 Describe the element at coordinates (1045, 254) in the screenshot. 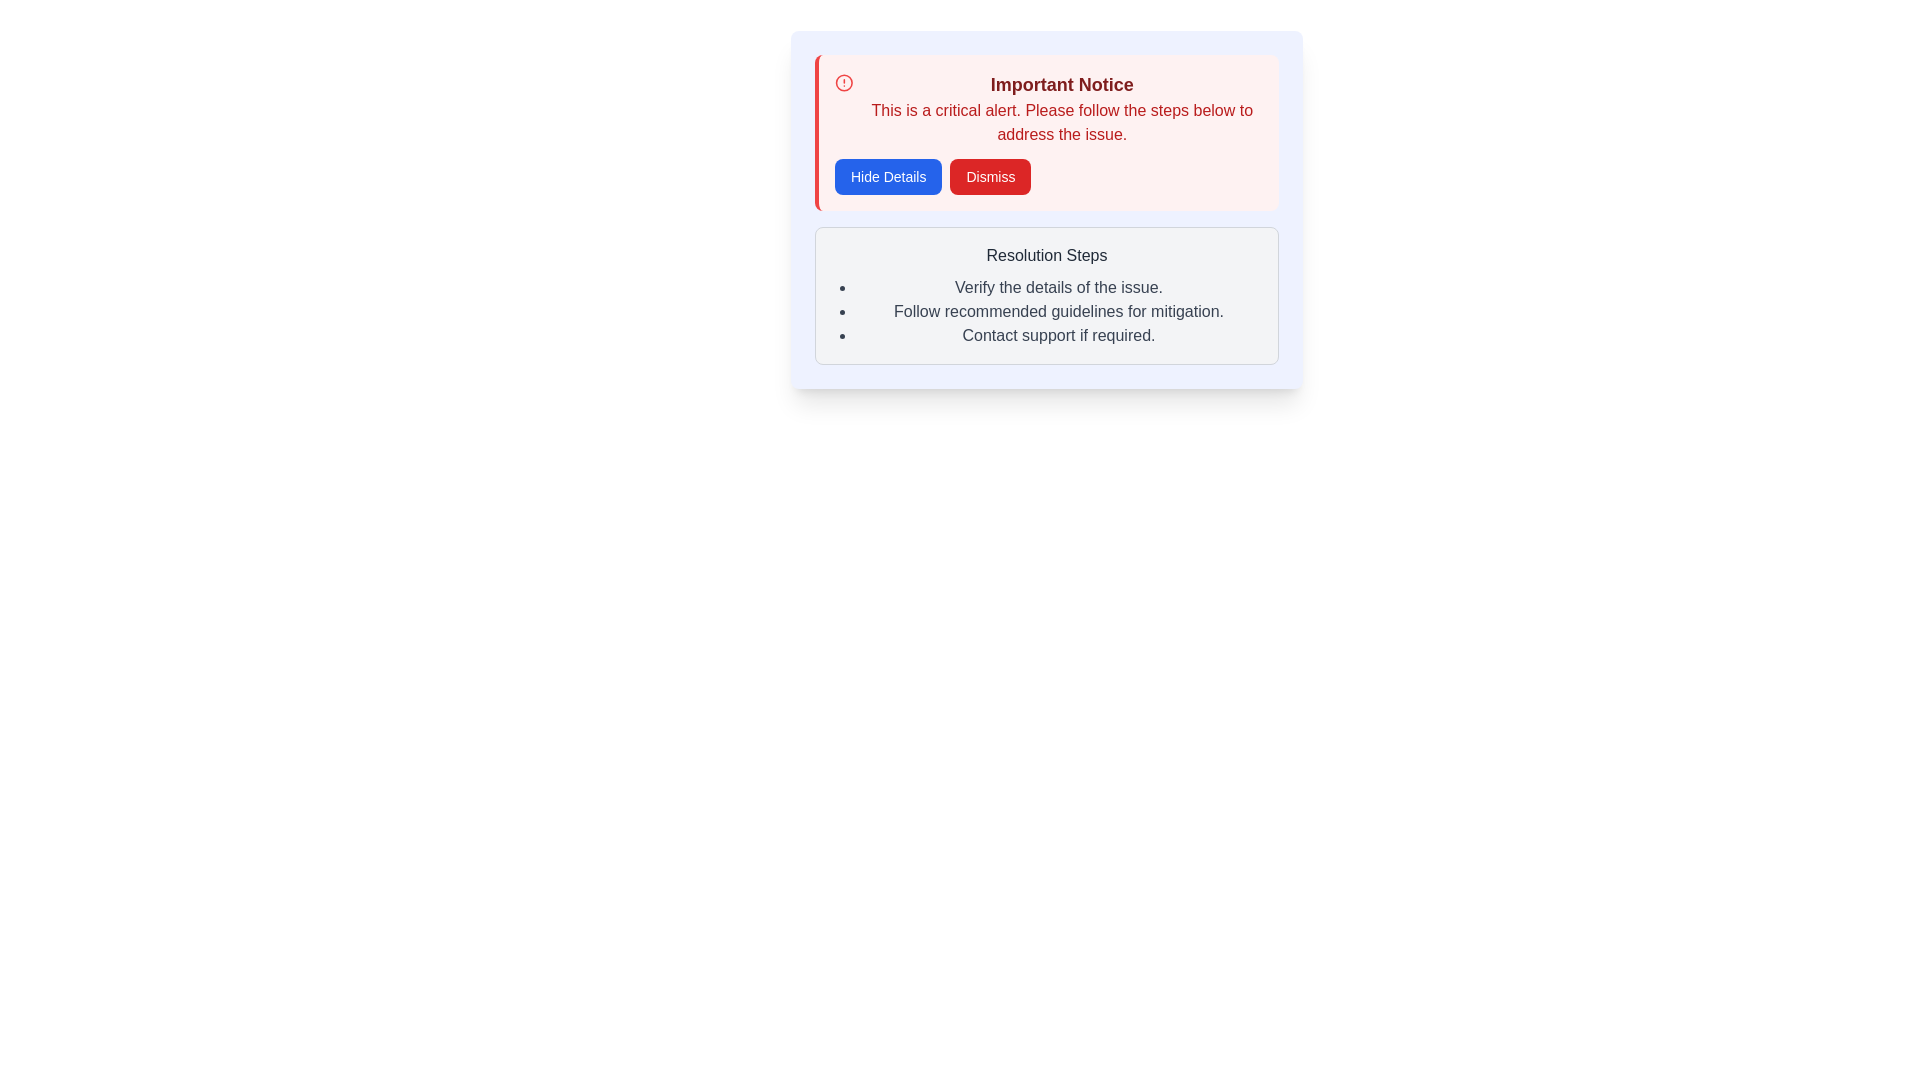

I see `the heading text label that introduces and describes the subsequent steps or instructions, located above the bulleted list within a light gray box with rounded edges` at that location.